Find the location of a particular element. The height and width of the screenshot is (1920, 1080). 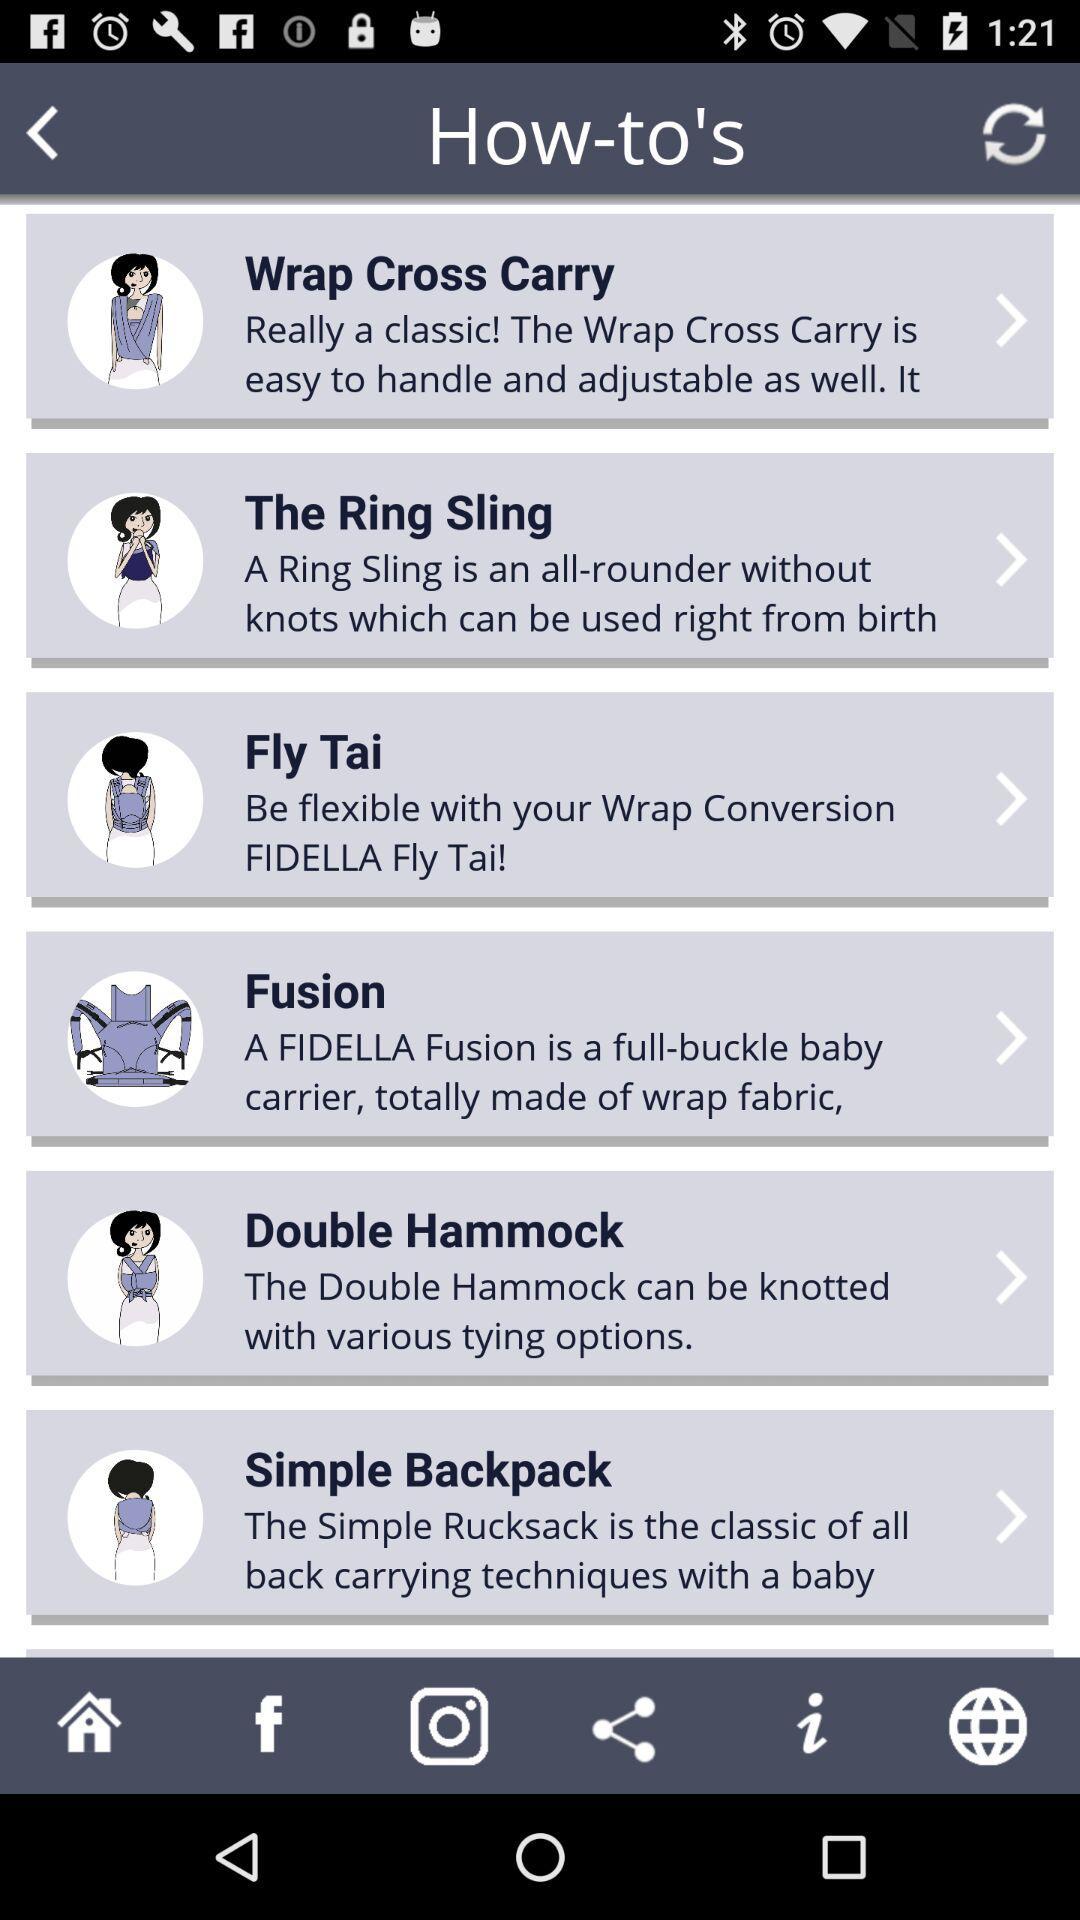

share how-to 's is located at coordinates (628, 1724).